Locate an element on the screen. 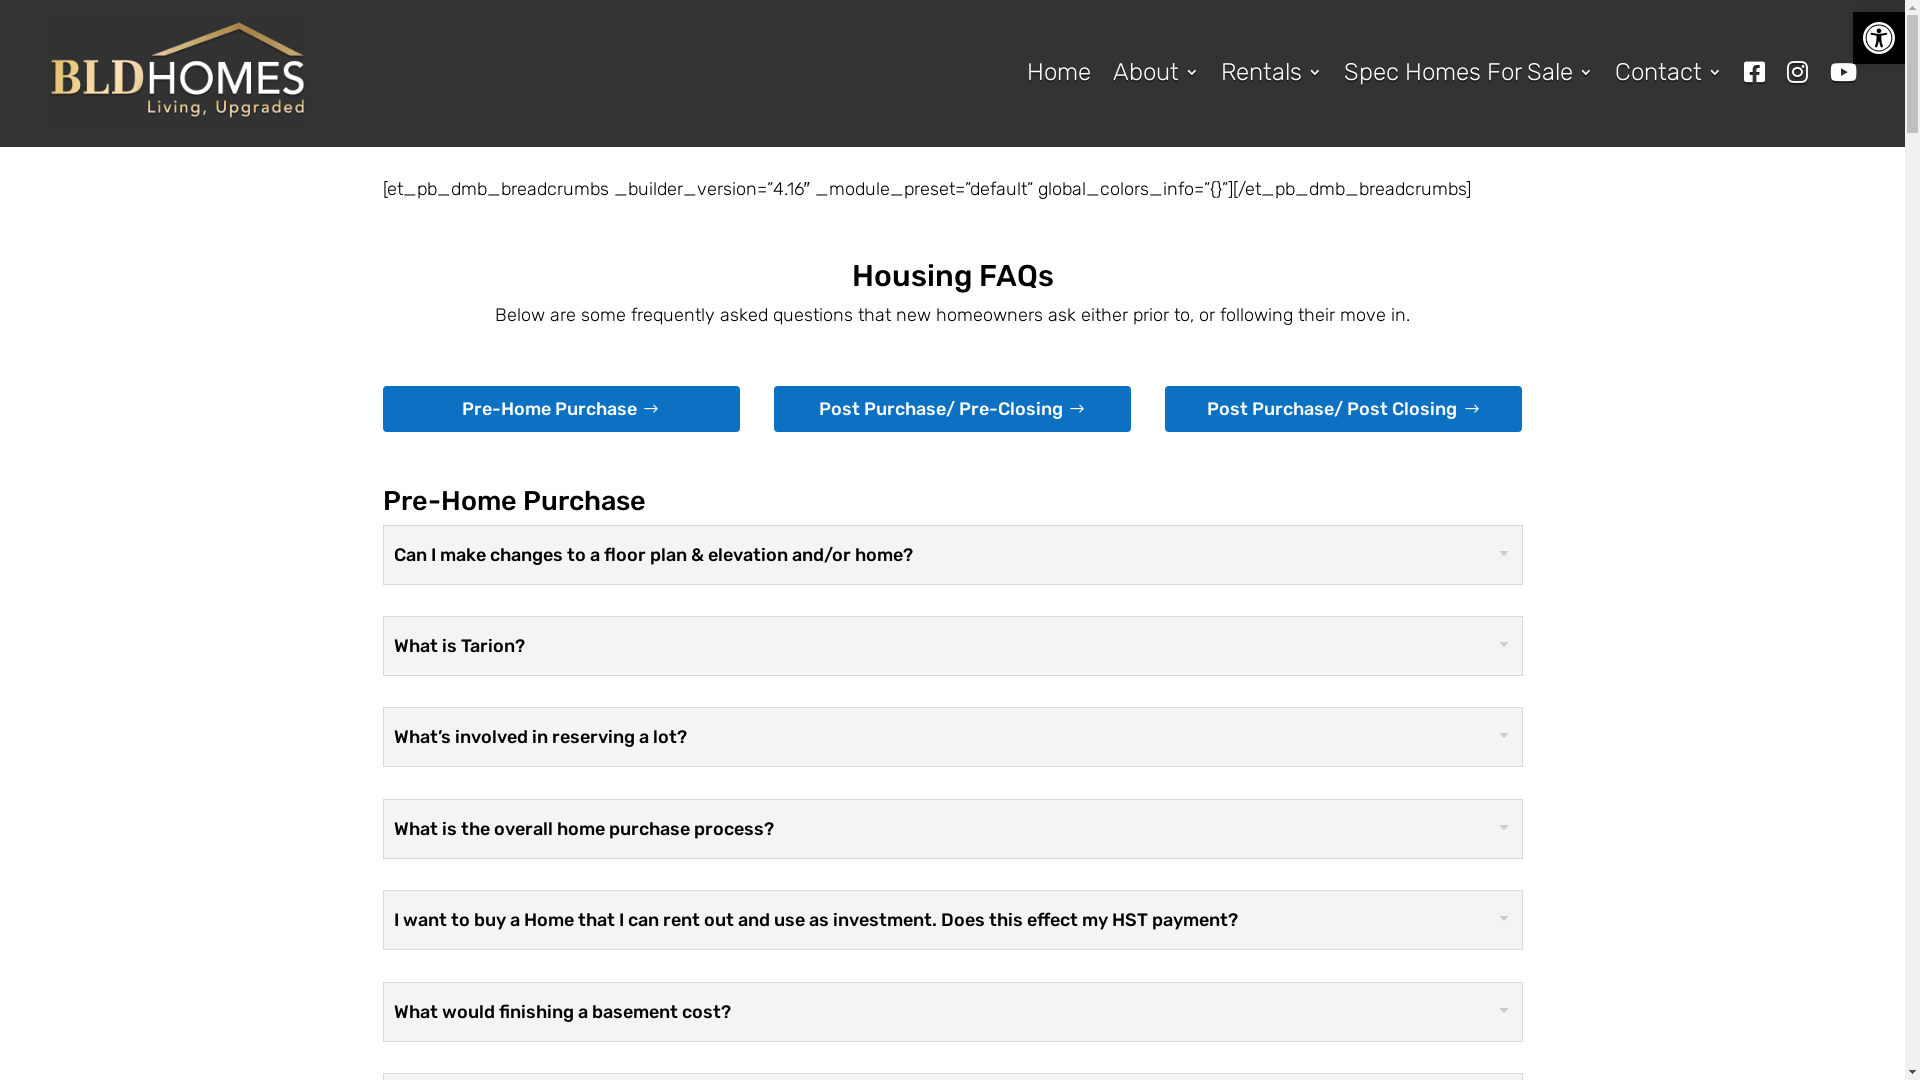 Image resolution: width=1920 pixels, height=1080 pixels. 'Post Purchase/ Pre-Closing' is located at coordinates (951, 407).